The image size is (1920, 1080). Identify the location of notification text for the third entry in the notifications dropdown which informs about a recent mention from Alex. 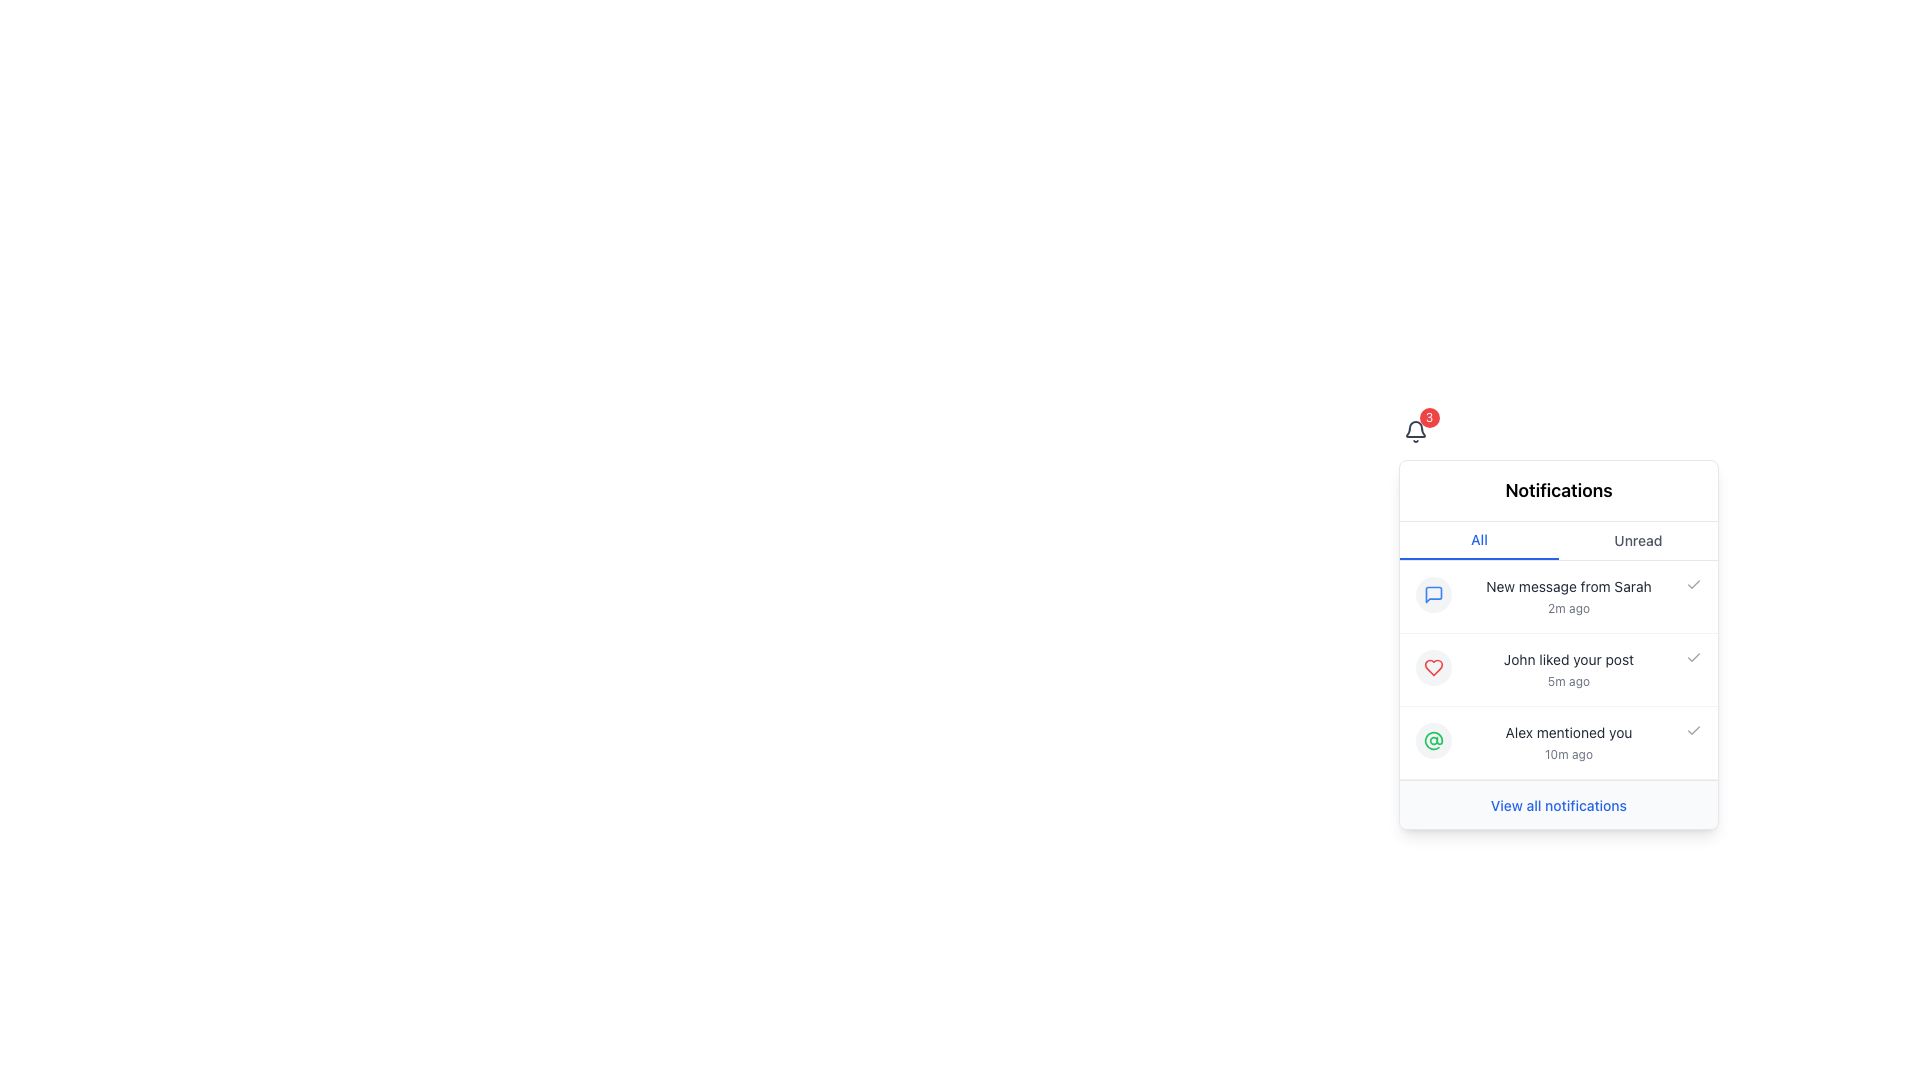
(1558, 743).